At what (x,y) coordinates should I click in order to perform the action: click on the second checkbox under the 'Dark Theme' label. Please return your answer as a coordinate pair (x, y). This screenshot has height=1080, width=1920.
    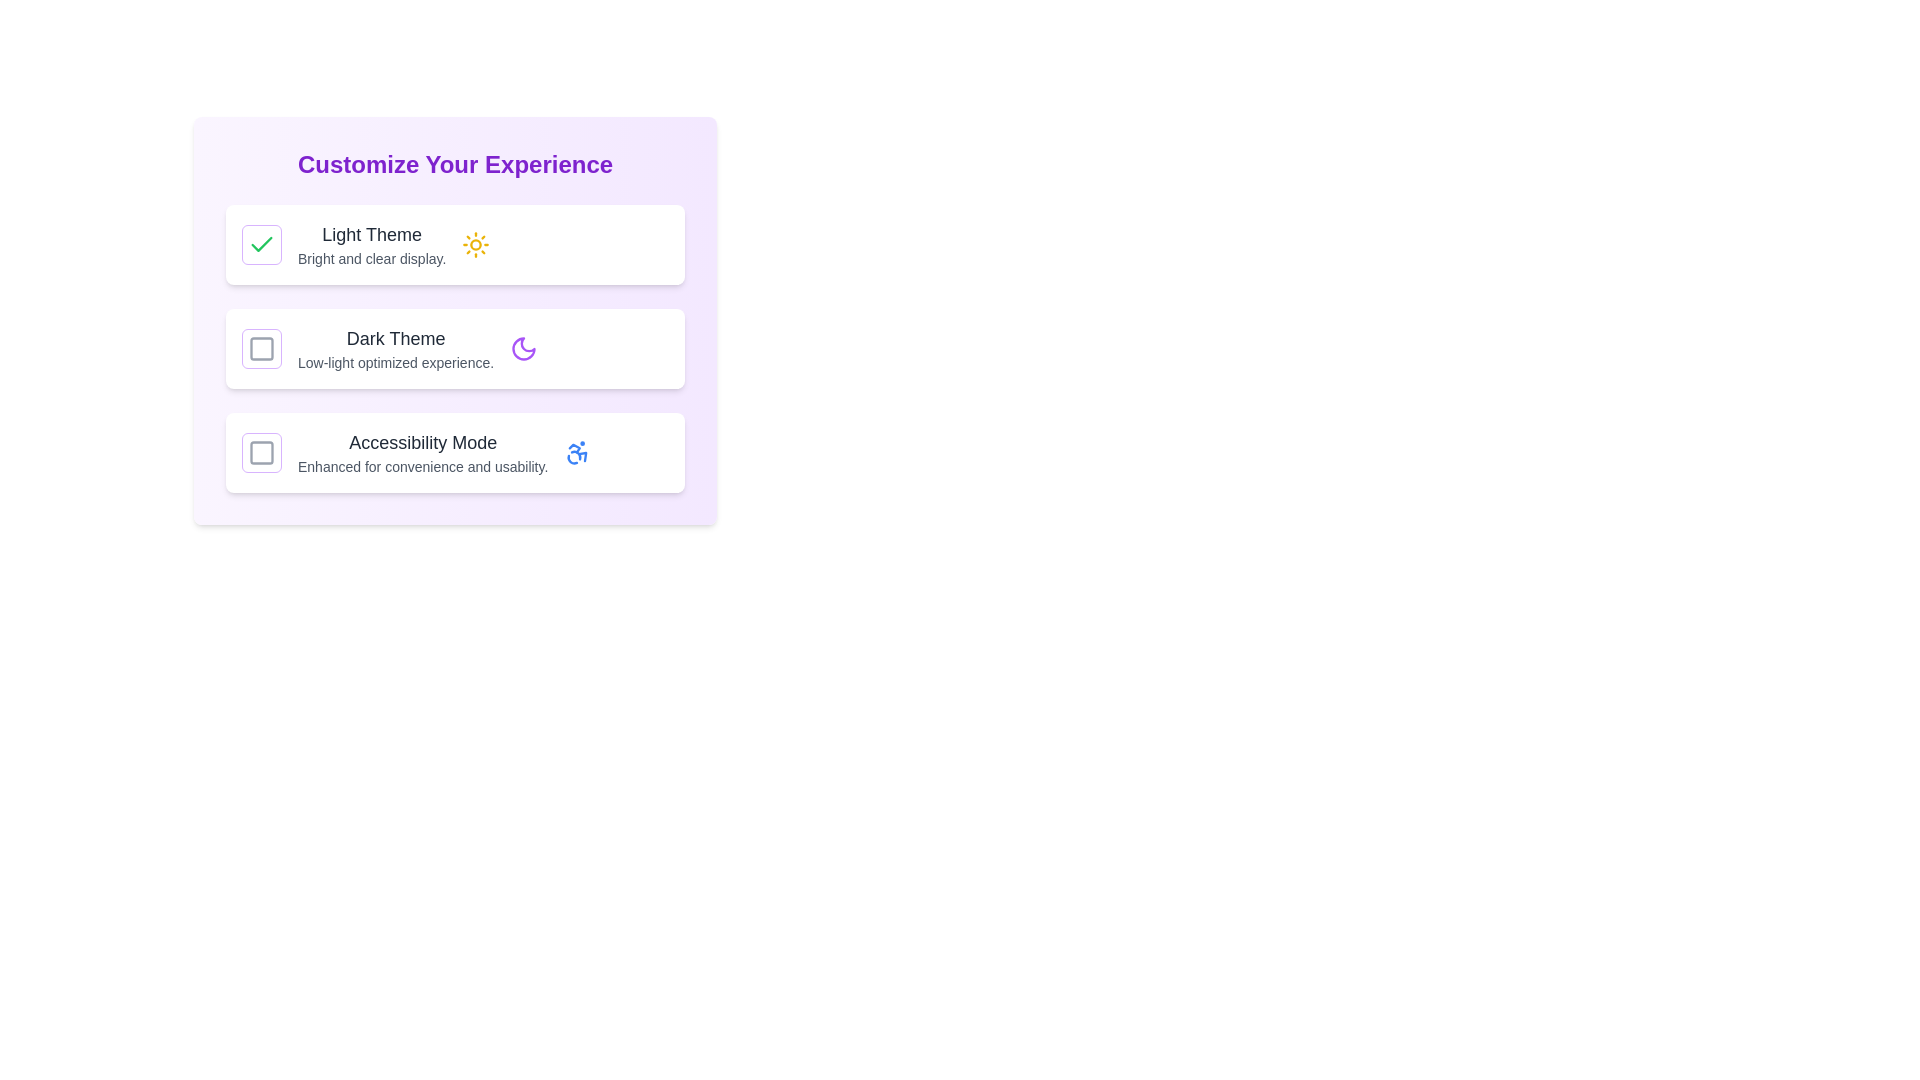
    Looking at the image, I should click on (261, 347).